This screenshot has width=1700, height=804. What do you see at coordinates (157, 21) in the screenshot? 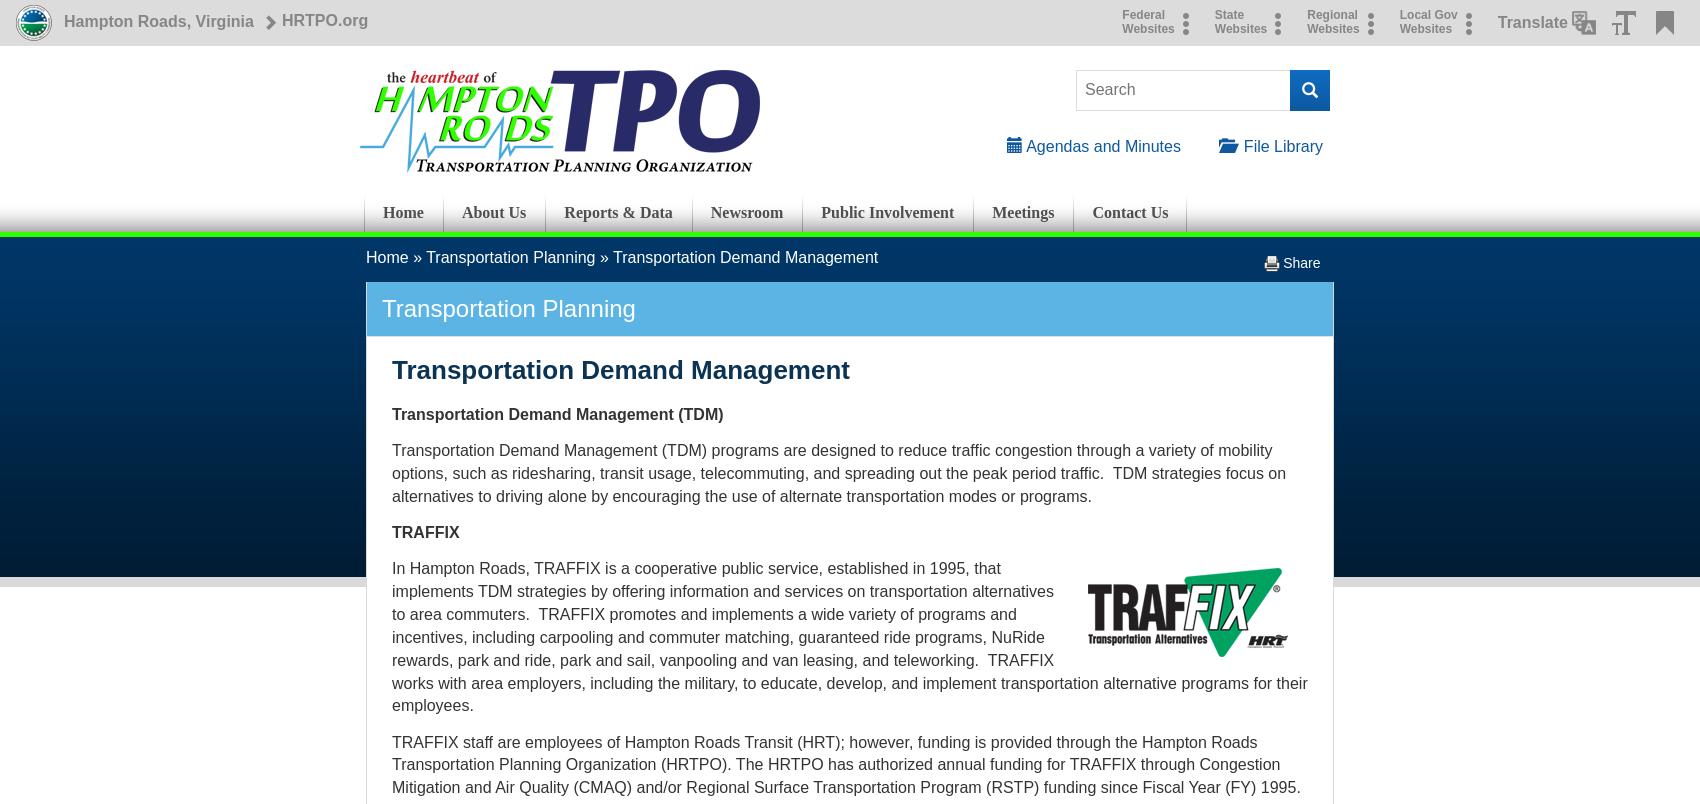
I see `'Hampton Roads, Virginia'` at bounding box center [157, 21].